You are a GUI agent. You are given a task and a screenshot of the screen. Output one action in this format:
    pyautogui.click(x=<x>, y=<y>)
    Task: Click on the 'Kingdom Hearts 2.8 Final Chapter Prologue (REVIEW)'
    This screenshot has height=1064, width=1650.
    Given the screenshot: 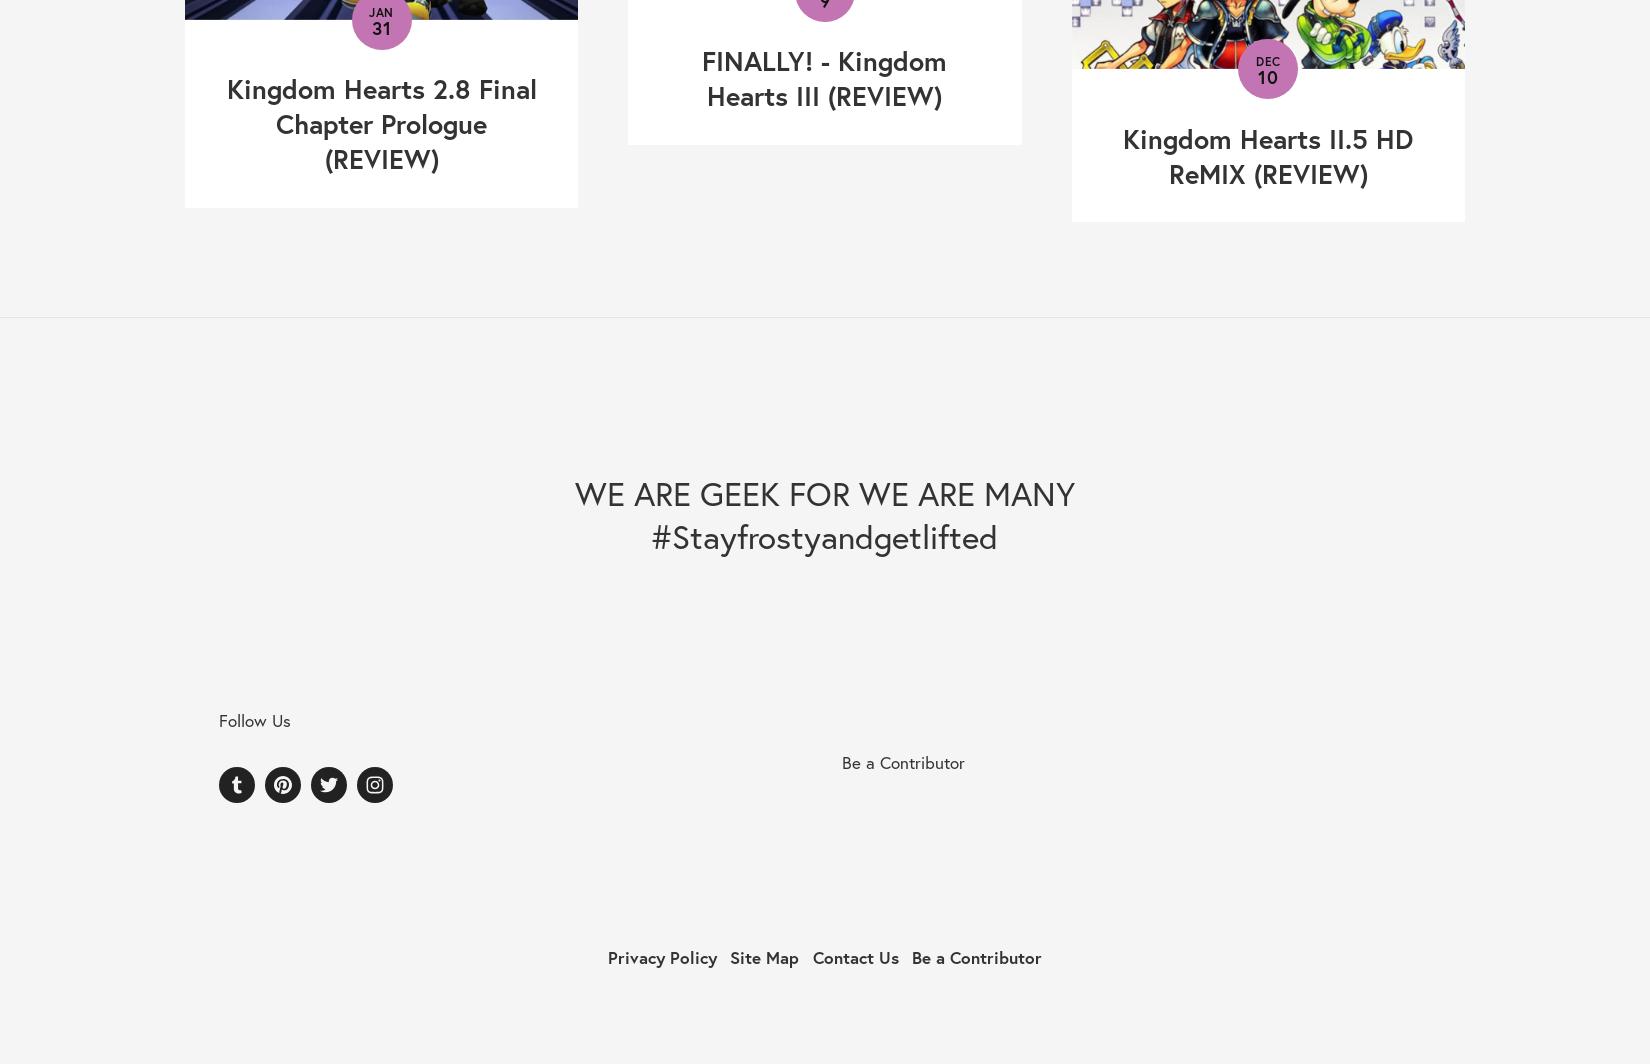 What is the action you would take?
    pyautogui.click(x=380, y=123)
    